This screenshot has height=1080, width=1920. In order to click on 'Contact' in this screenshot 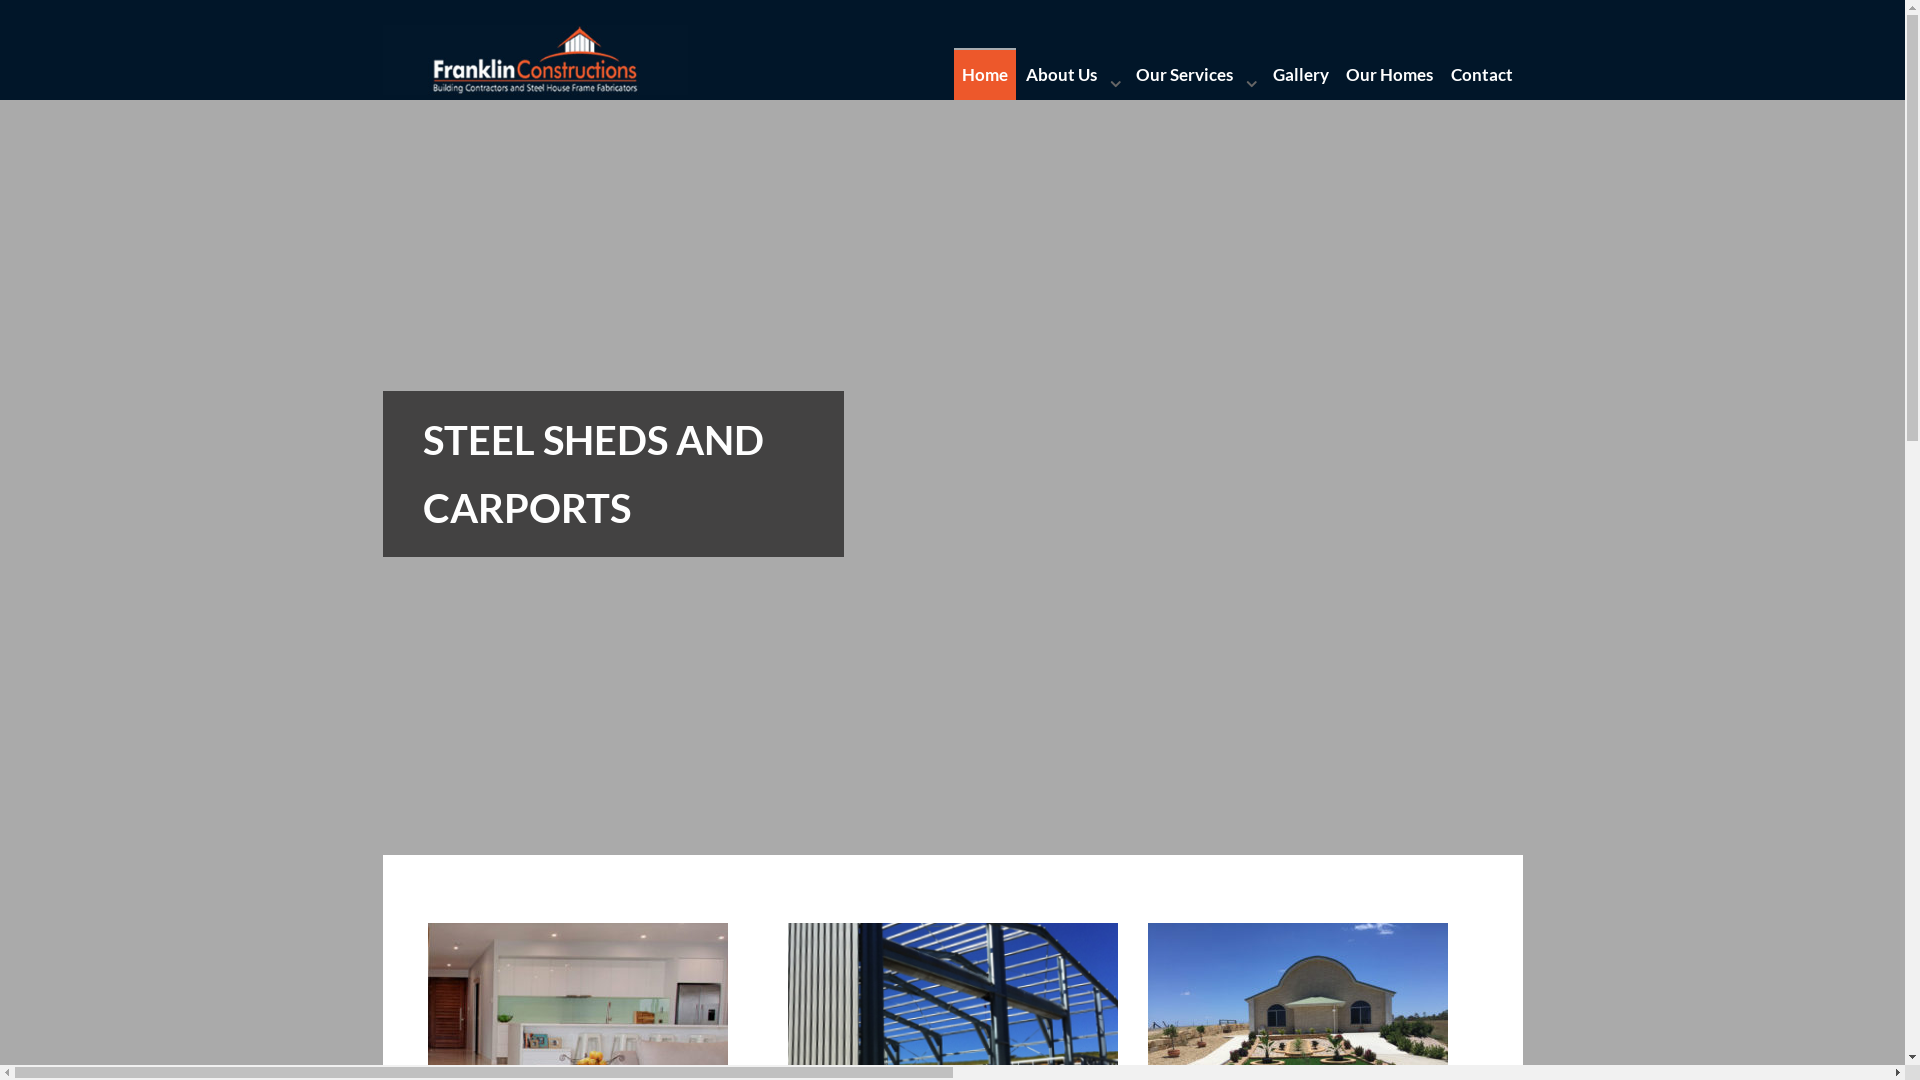, I will do `click(1482, 73)`.